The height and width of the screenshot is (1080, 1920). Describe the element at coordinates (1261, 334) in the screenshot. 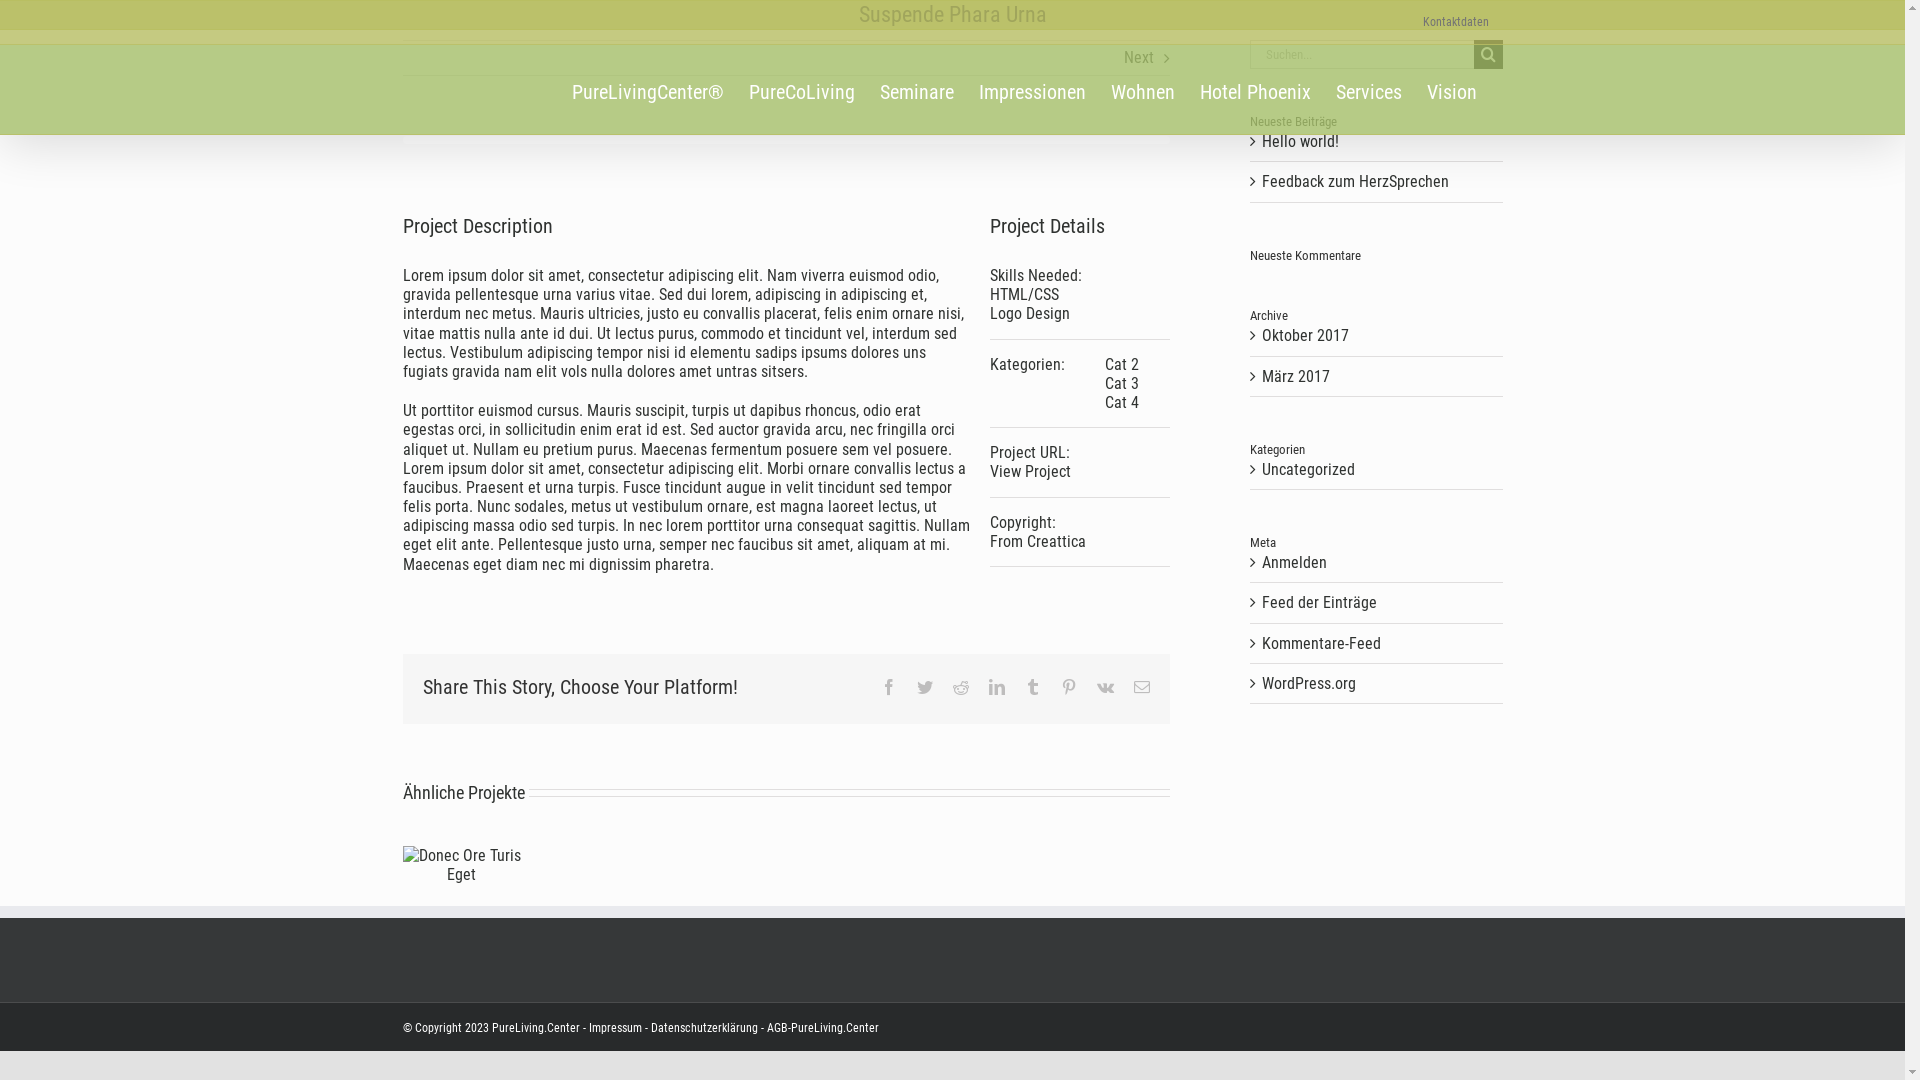

I see `'Oktober 2017'` at that location.